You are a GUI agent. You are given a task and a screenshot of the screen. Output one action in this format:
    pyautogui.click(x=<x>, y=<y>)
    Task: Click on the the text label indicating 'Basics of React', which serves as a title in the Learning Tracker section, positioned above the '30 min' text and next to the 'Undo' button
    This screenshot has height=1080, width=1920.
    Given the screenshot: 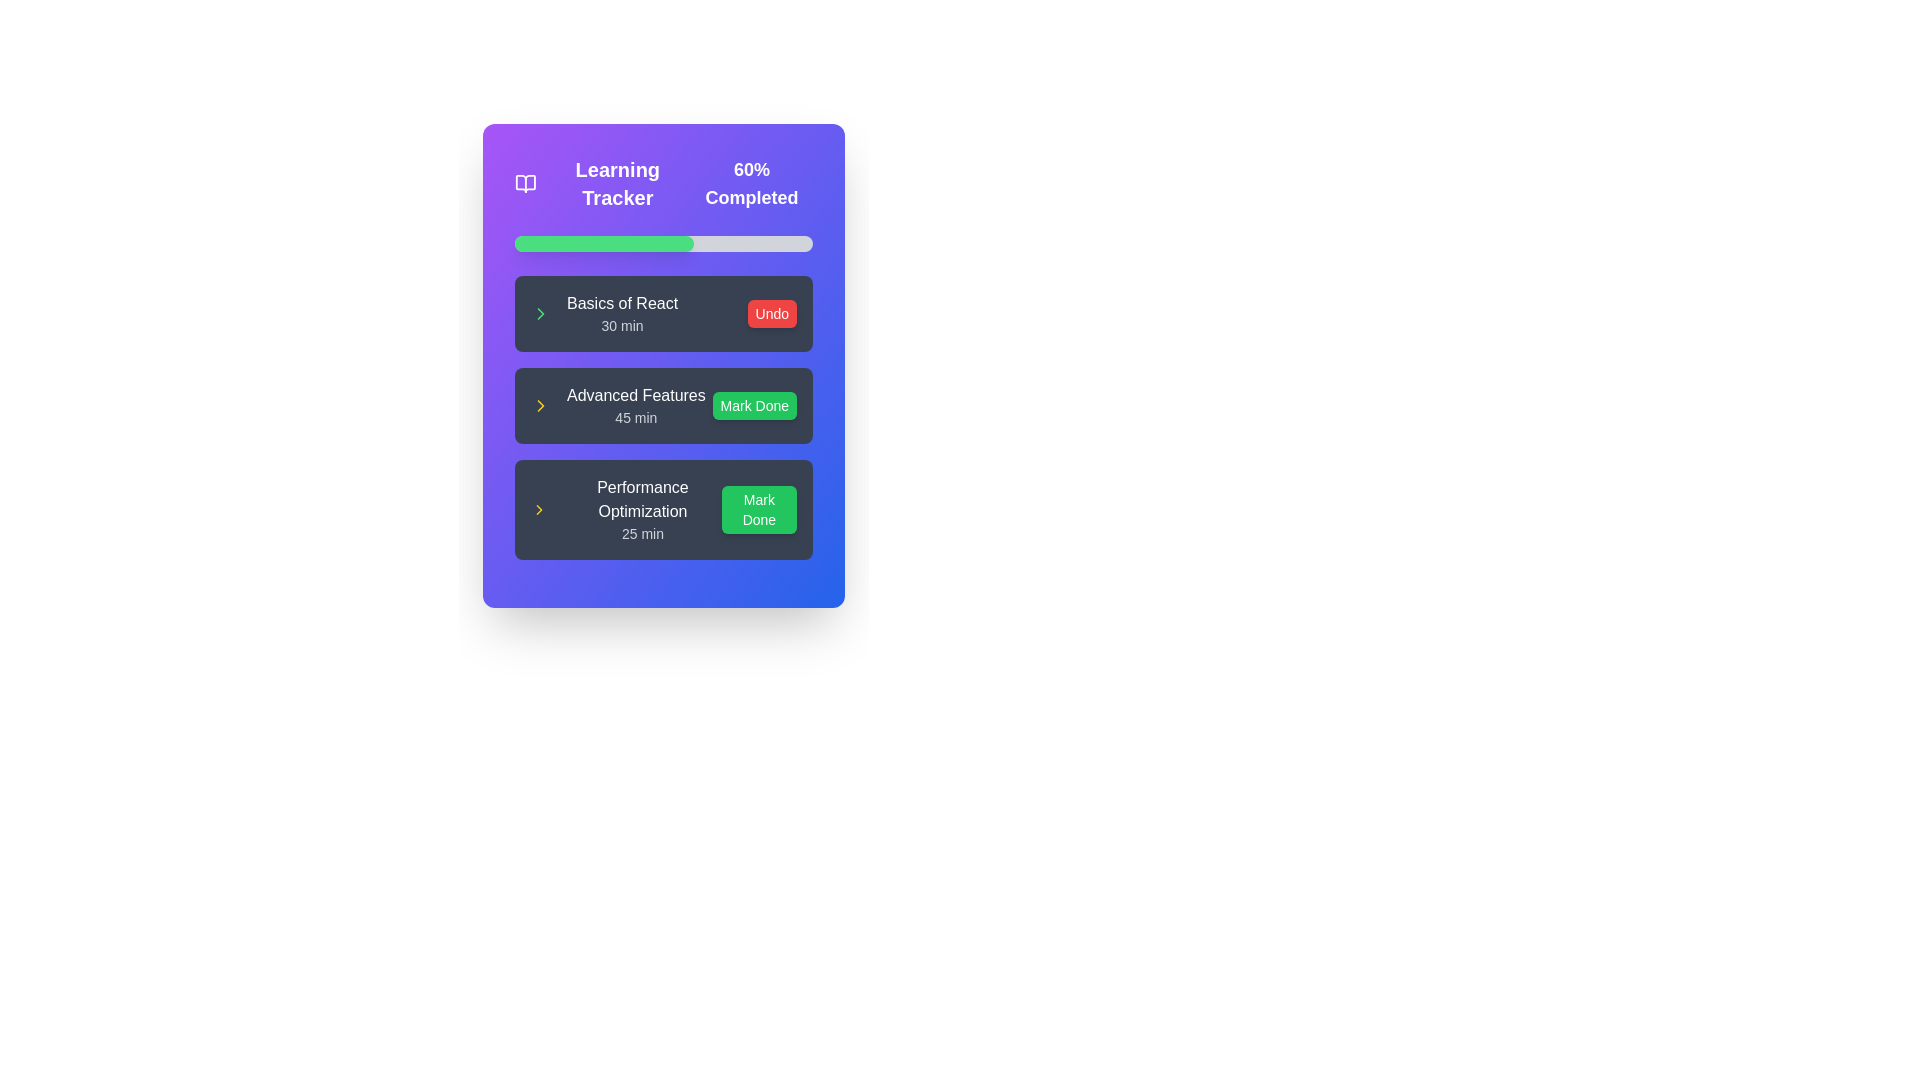 What is the action you would take?
    pyautogui.click(x=621, y=304)
    